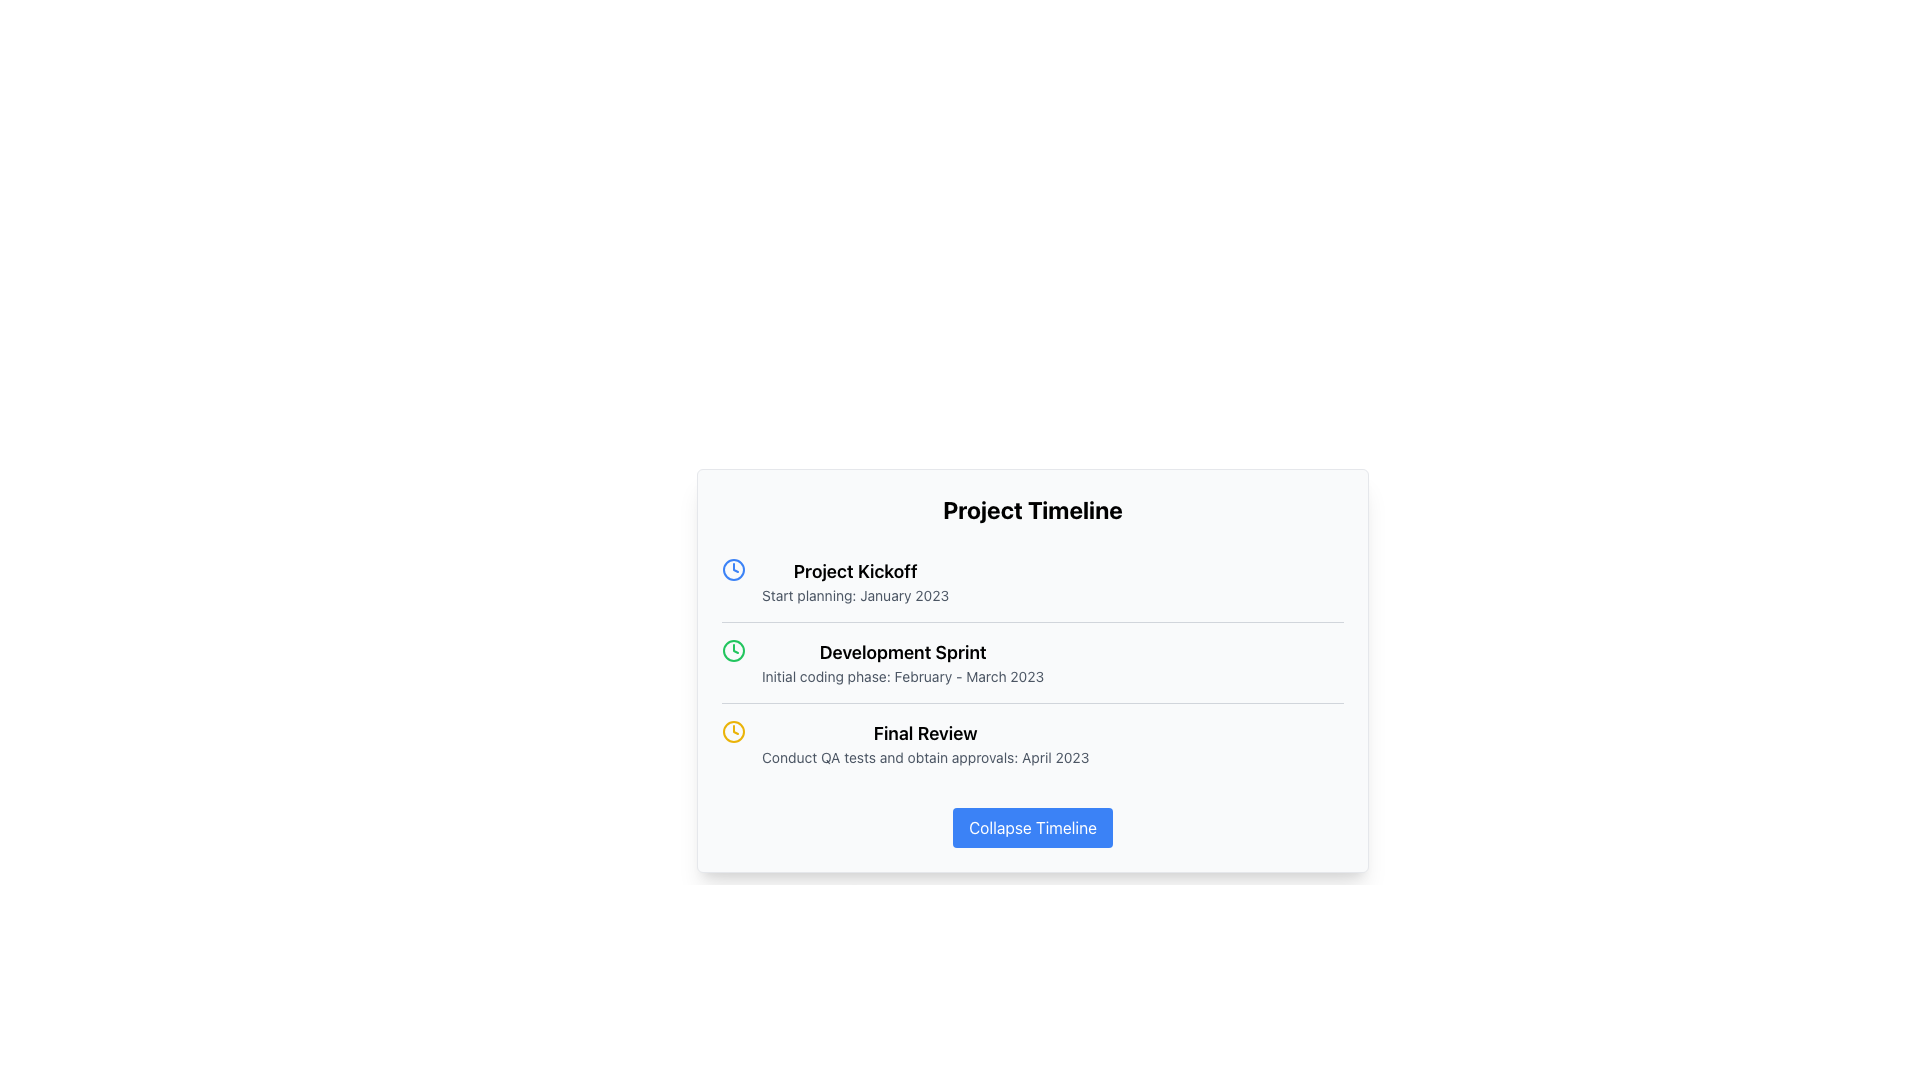  What do you see at coordinates (902, 676) in the screenshot?
I see `the static text providing a brief description of the 'Development Sprint' milestone, located directly beneath the 'Development Sprint' heading in the Project Timeline section` at bounding box center [902, 676].